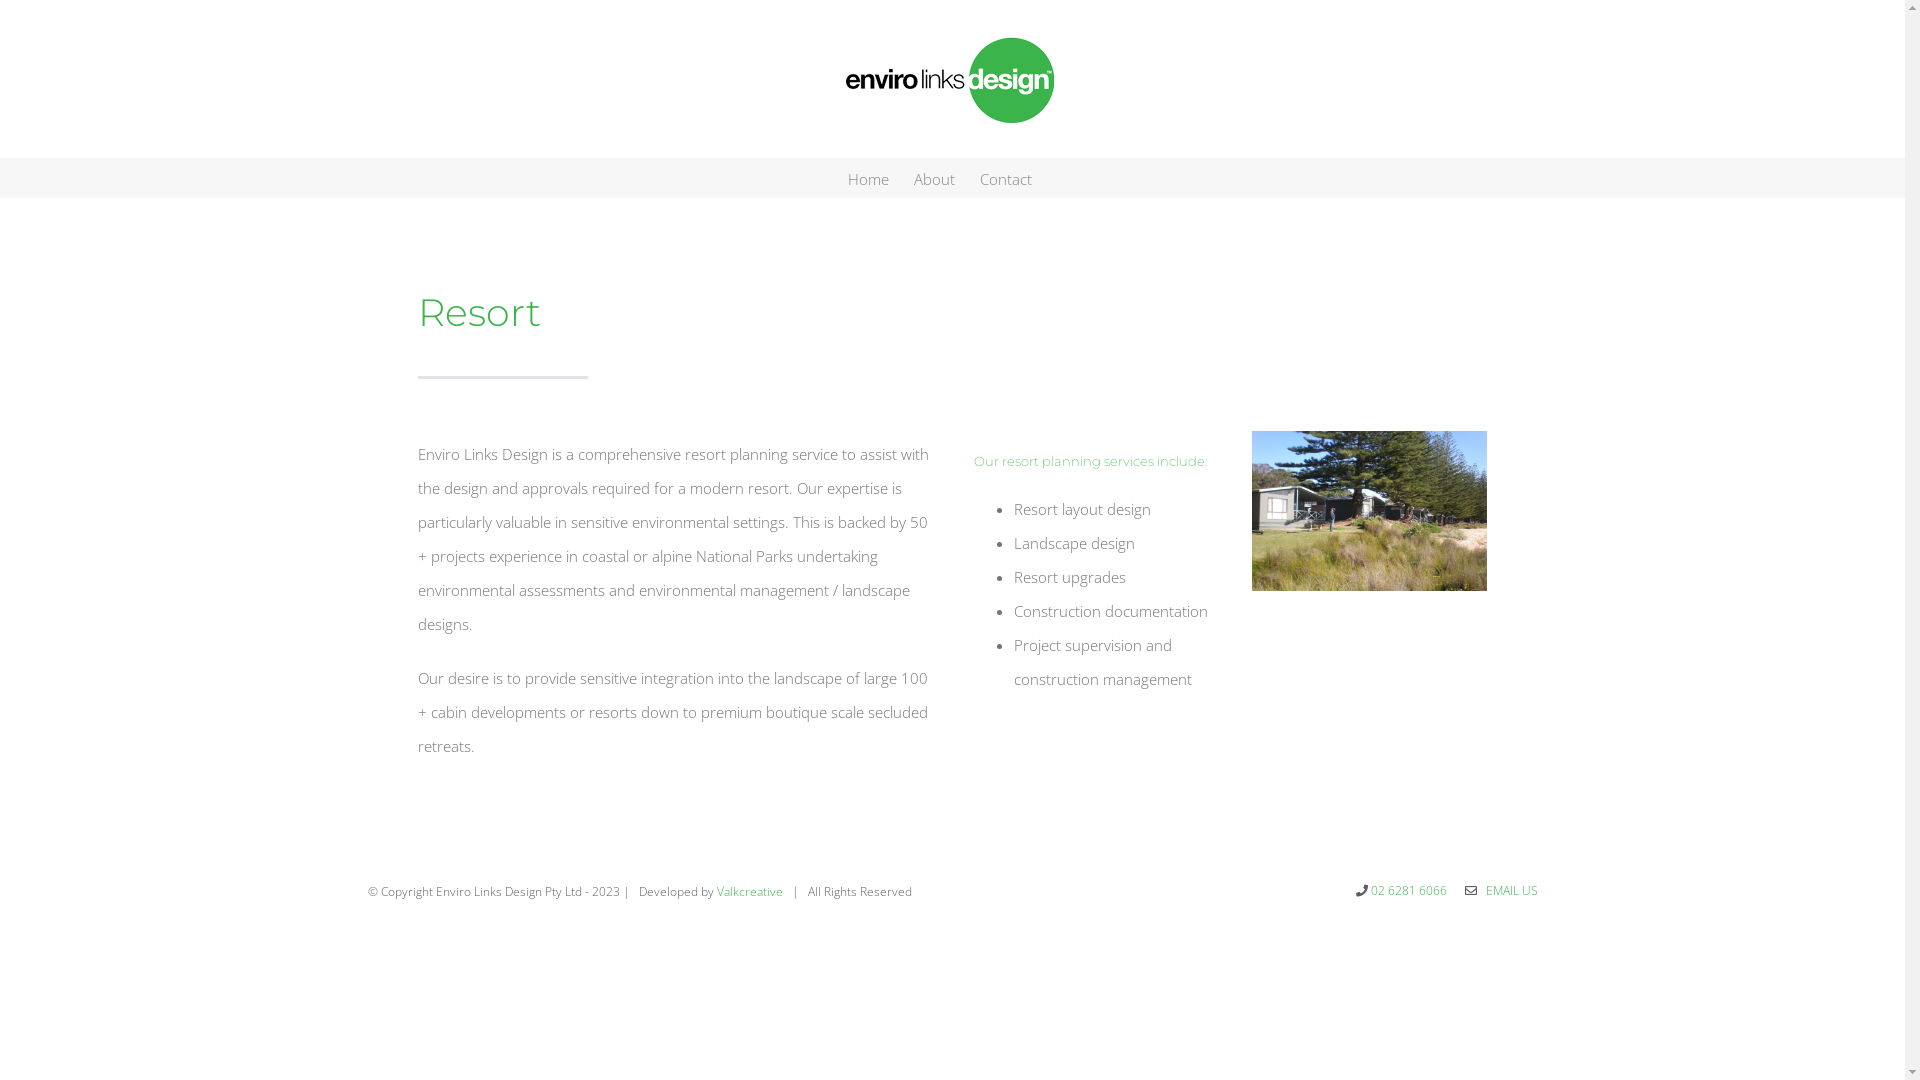  I want to click on 'MurramarangEcoTourism2', so click(1368, 509).